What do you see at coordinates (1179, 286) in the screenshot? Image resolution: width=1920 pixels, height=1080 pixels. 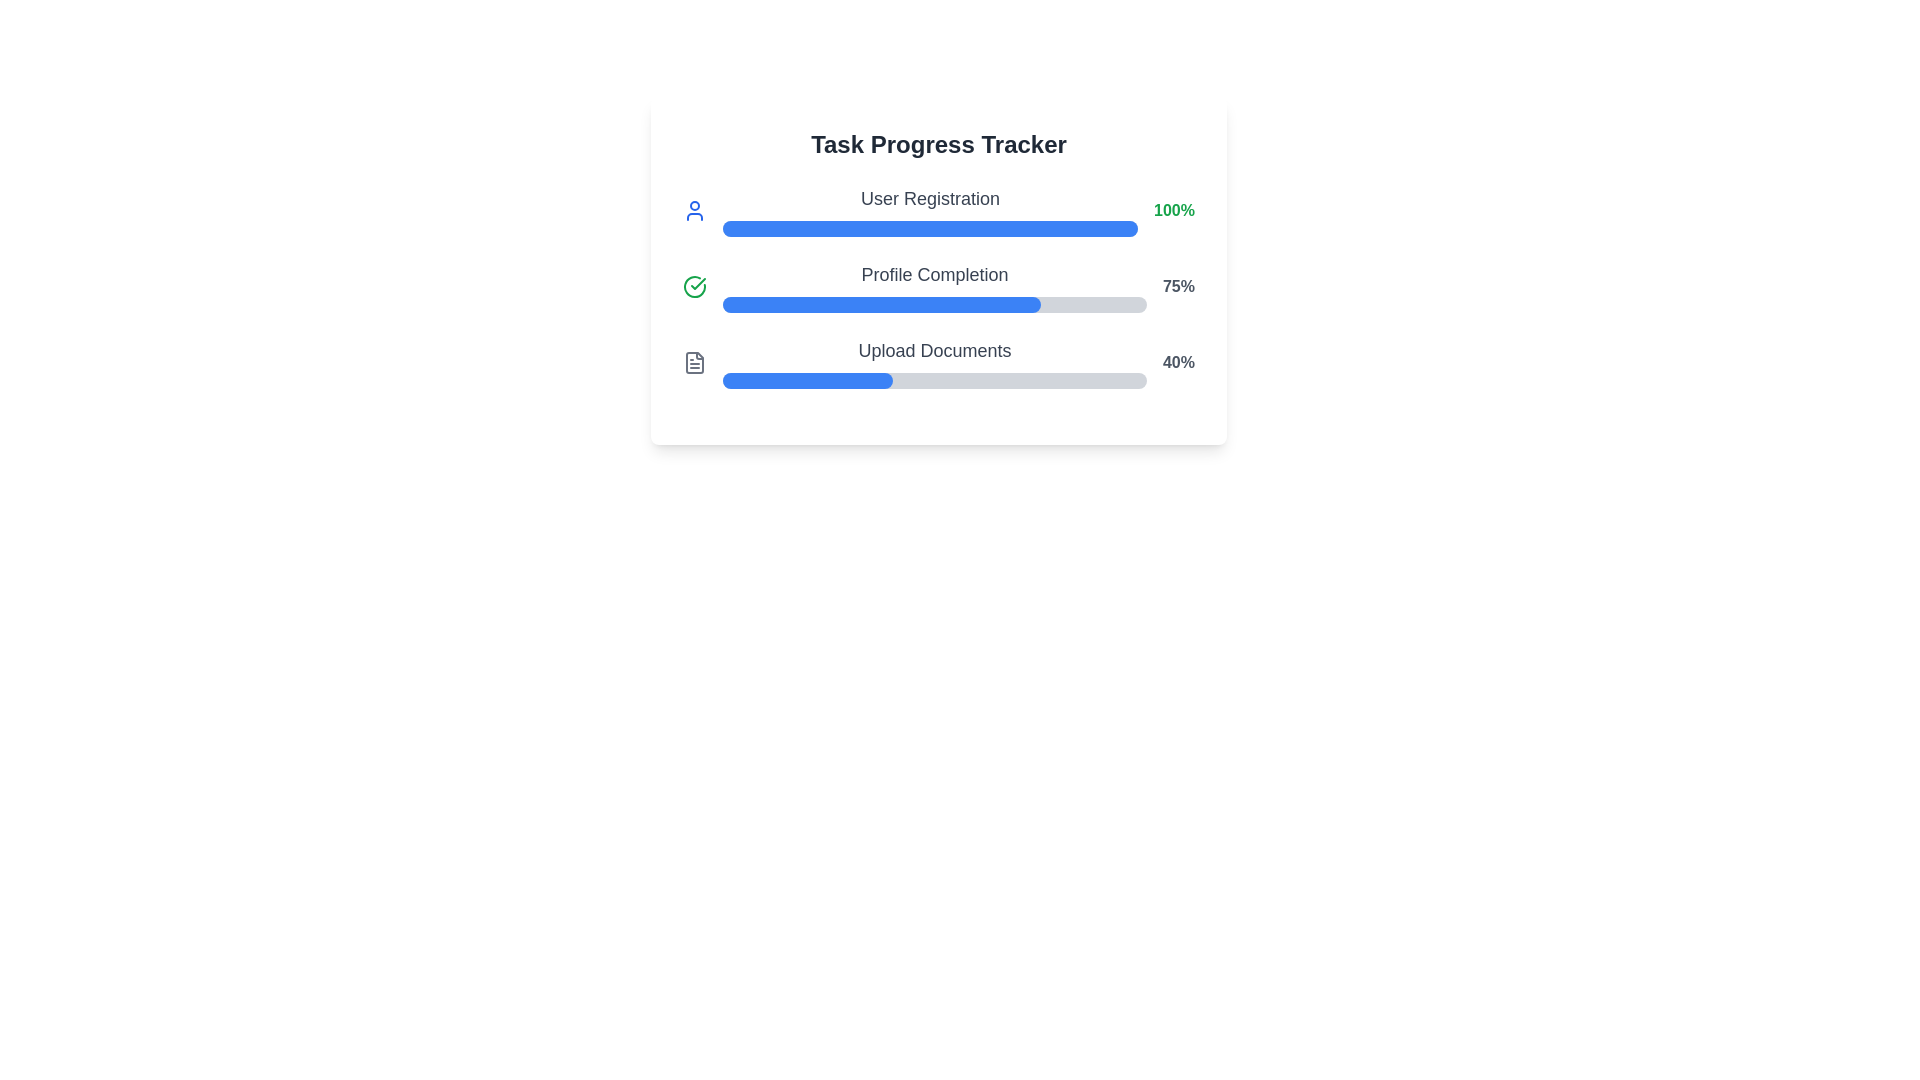 I see `percentage value displayed in the text label showing '75%' that is positioned to the right of the progress bar for 'Profile Completion'` at bounding box center [1179, 286].